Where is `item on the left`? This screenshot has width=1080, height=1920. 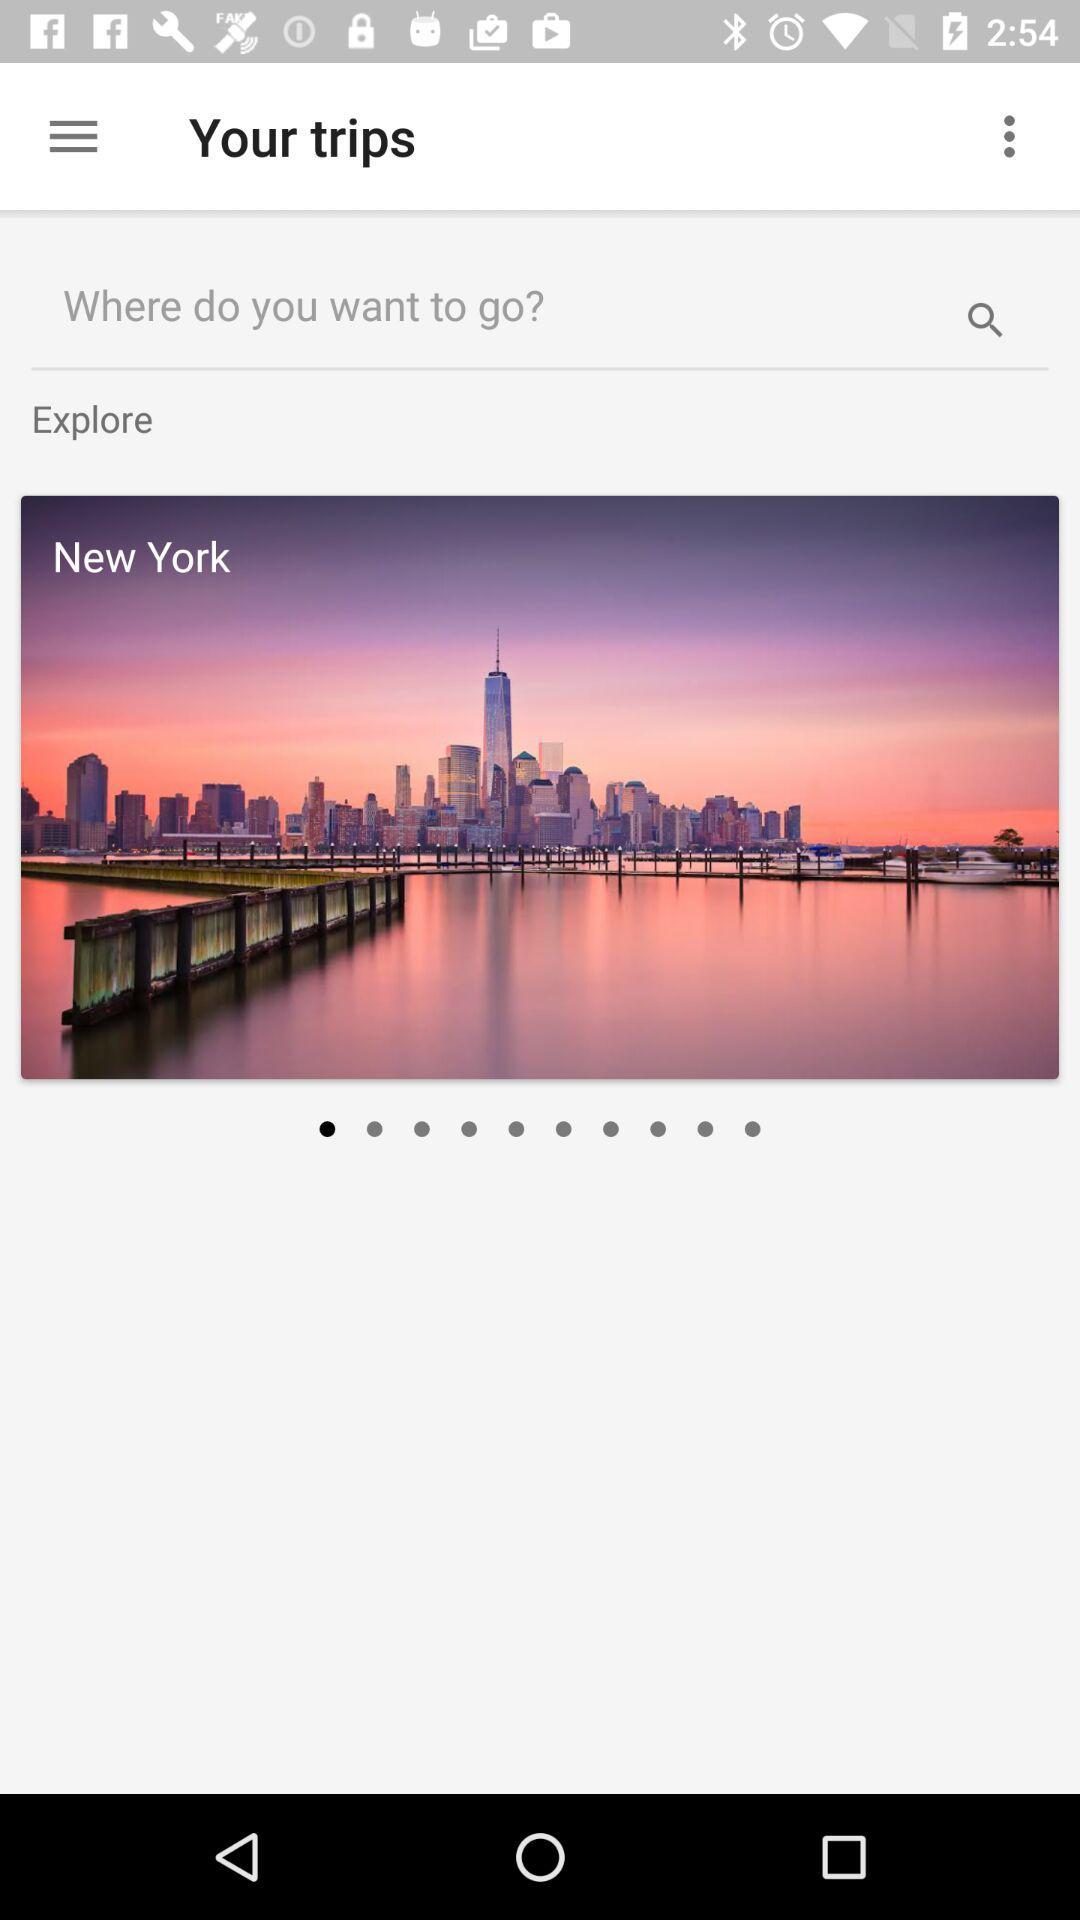
item on the left is located at coordinates (326, 1129).